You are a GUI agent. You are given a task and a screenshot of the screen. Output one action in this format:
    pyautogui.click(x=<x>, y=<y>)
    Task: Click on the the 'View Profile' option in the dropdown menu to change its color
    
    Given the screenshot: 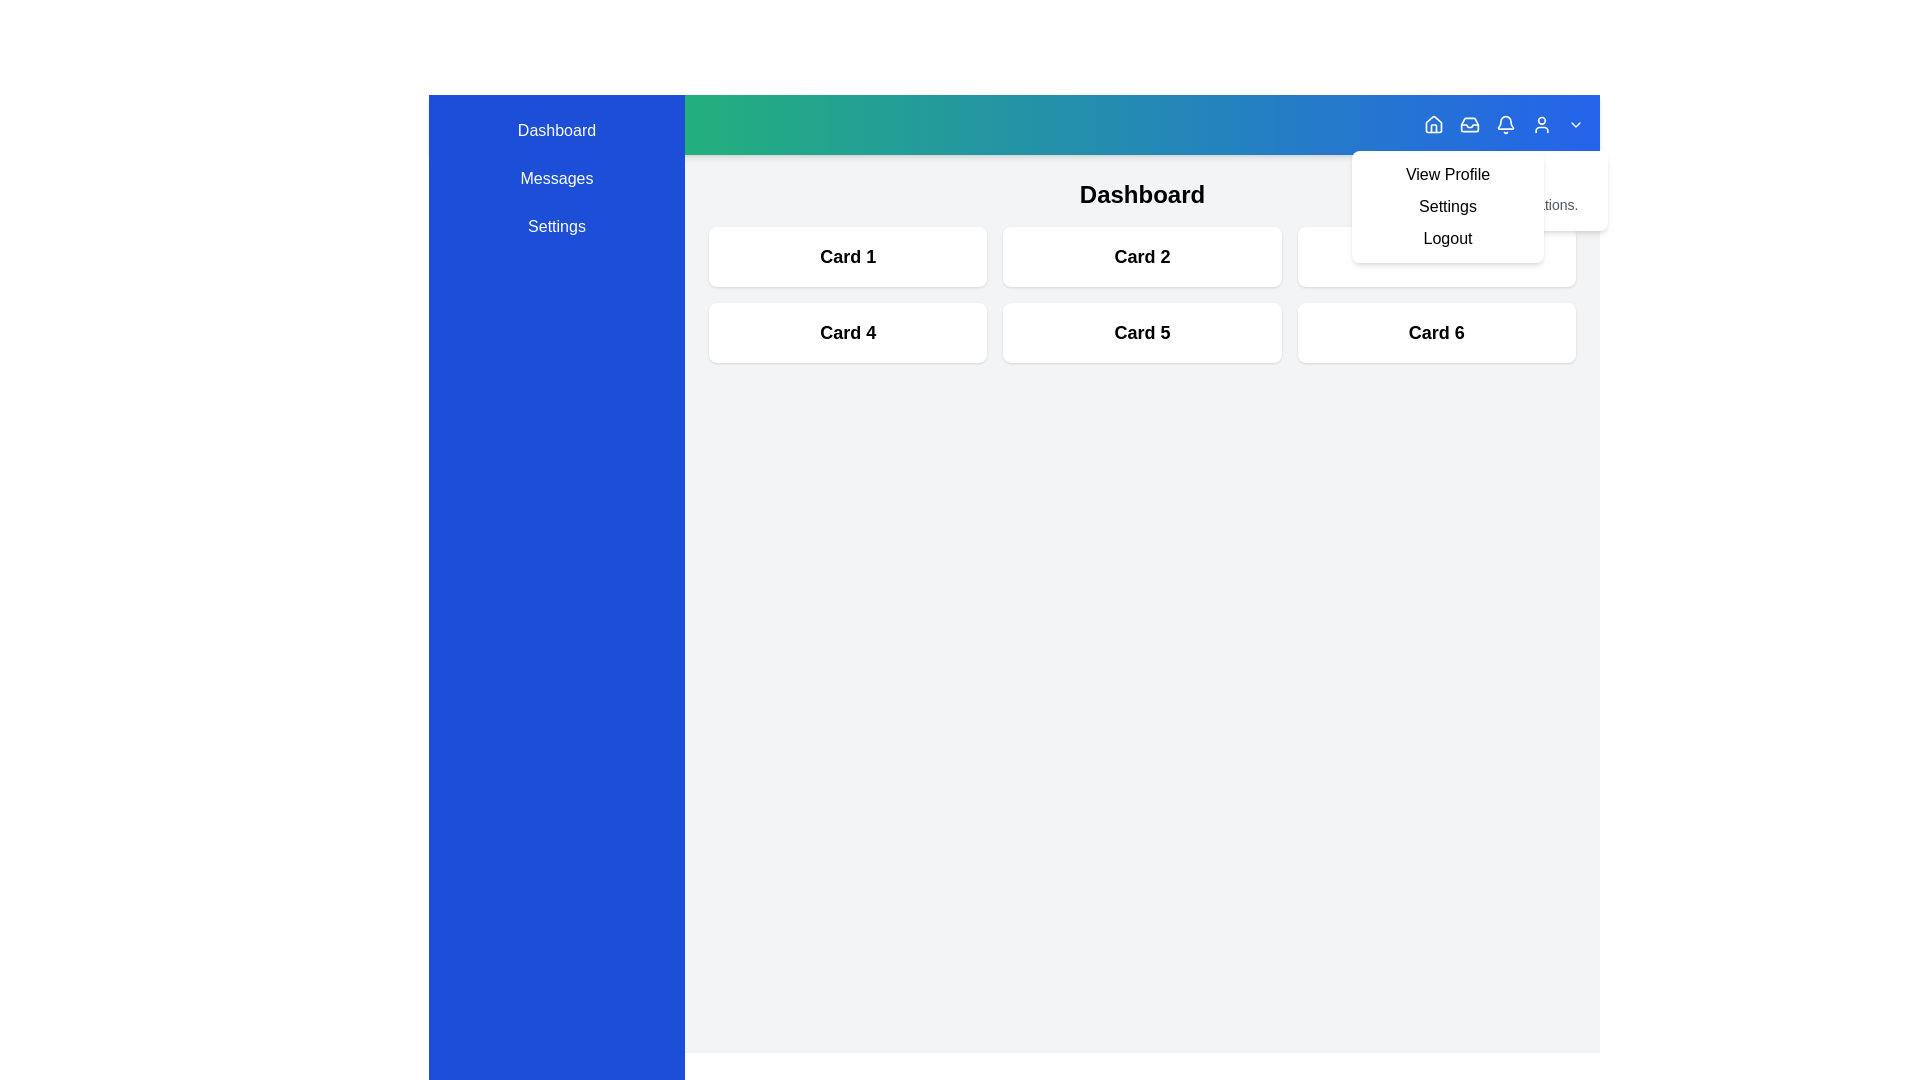 What is the action you would take?
    pyautogui.click(x=1448, y=173)
    